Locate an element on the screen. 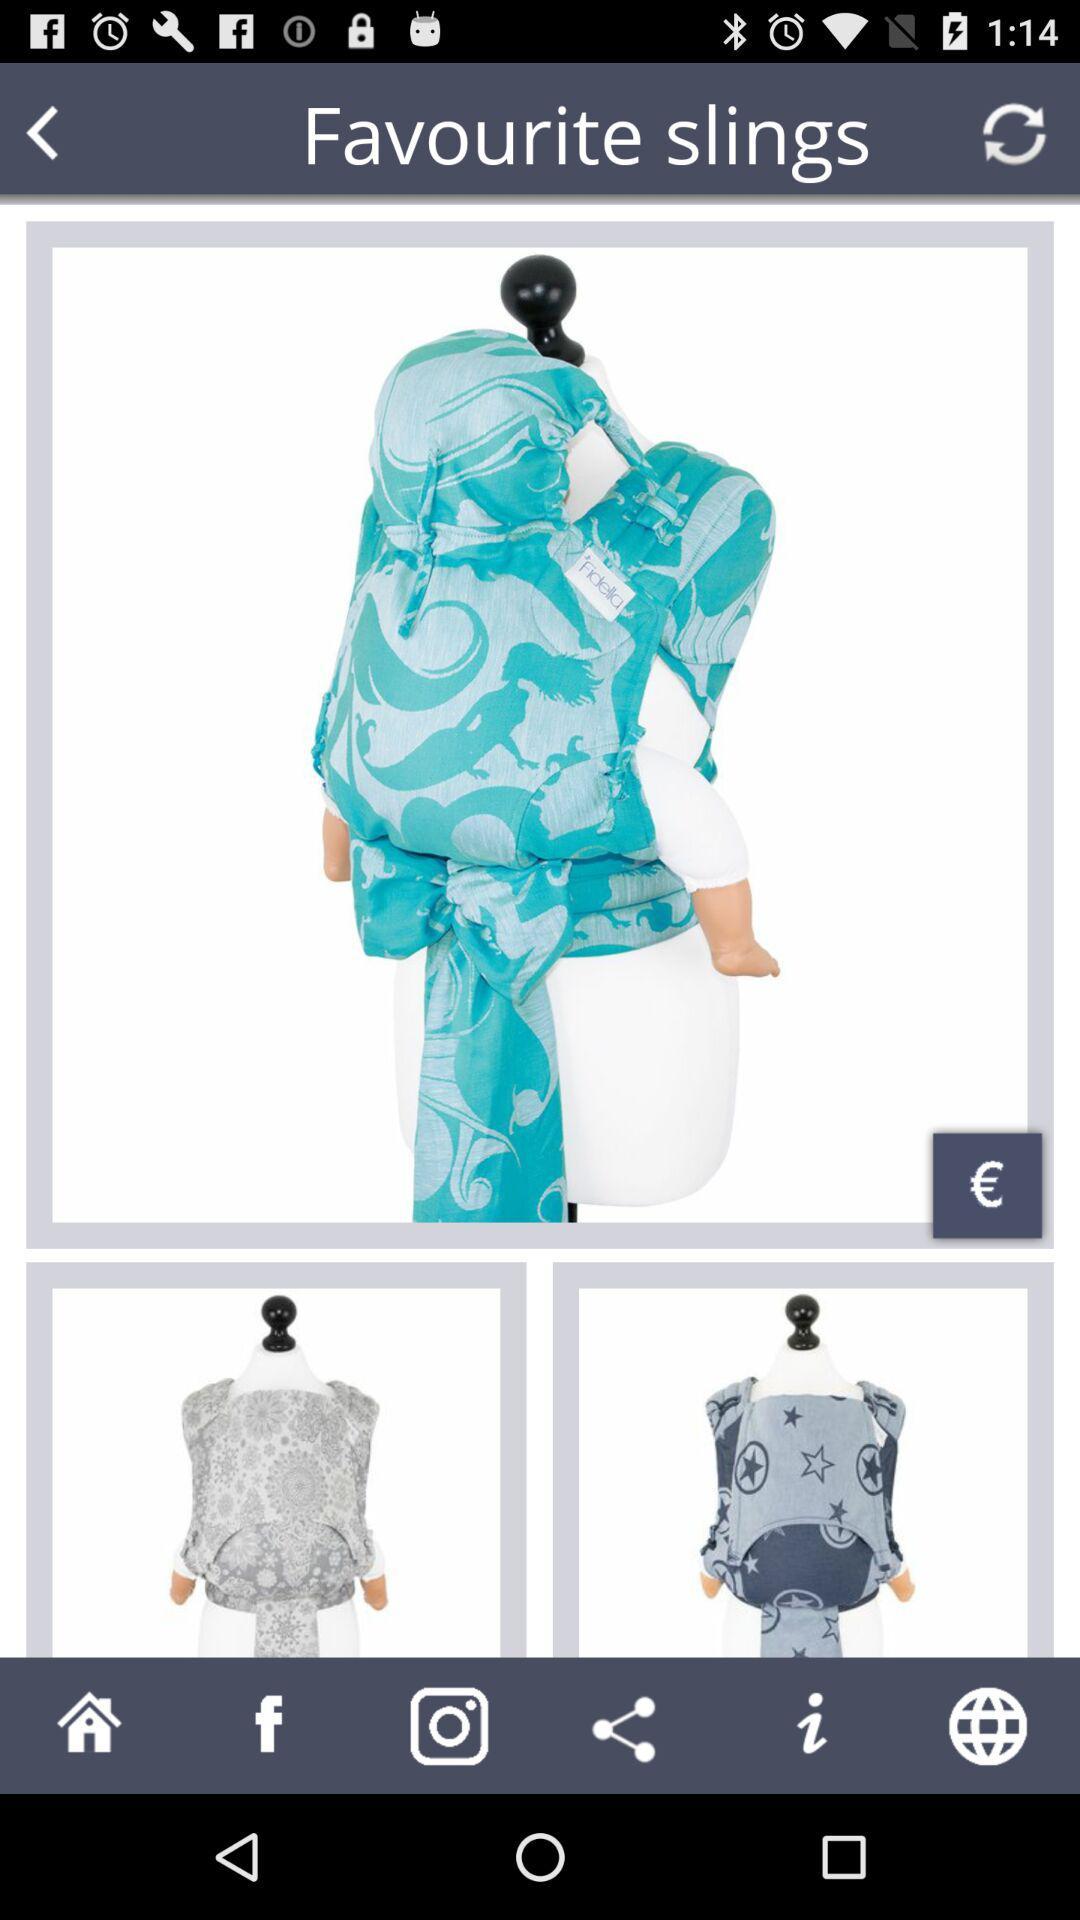 This screenshot has width=1080, height=1920. go back is located at coordinates (80, 132).